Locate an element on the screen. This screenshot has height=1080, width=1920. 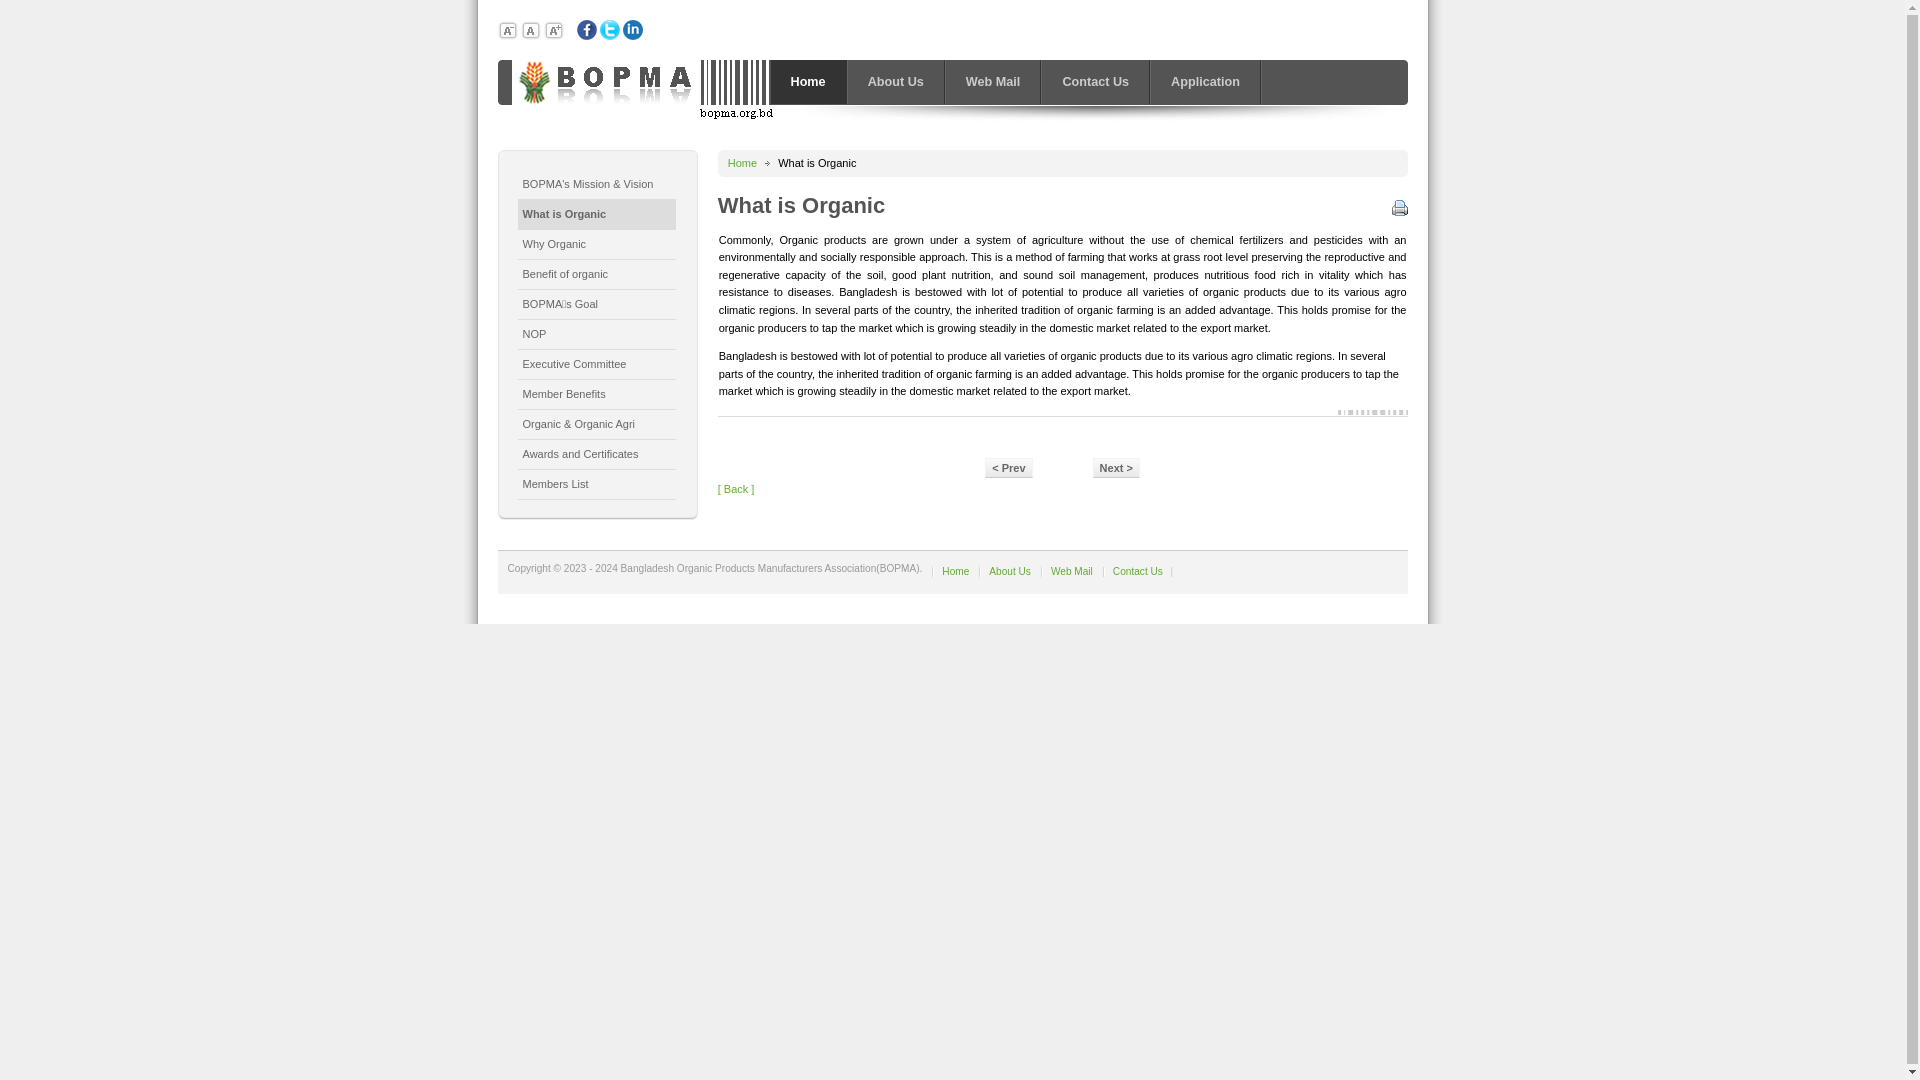
'Web Mail' is located at coordinates (993, 80).